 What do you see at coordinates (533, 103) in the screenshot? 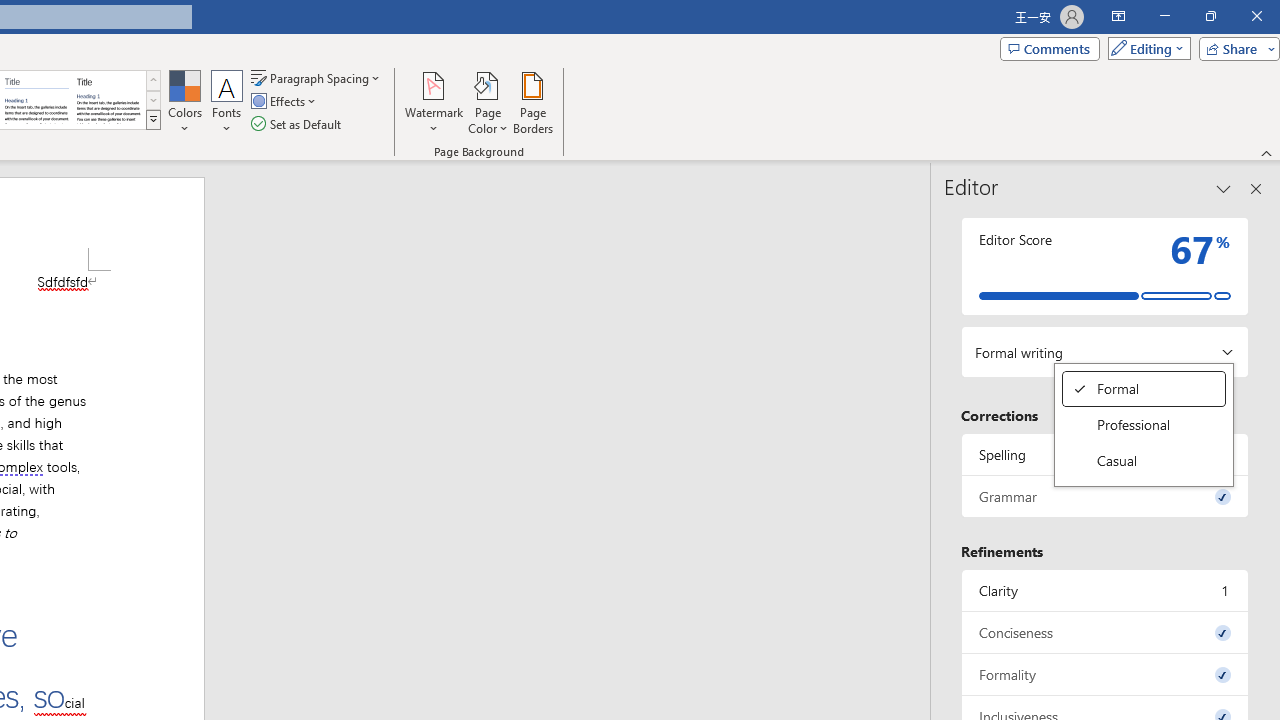
I see `'Page Borders...'` at bounding box center [533, 103].